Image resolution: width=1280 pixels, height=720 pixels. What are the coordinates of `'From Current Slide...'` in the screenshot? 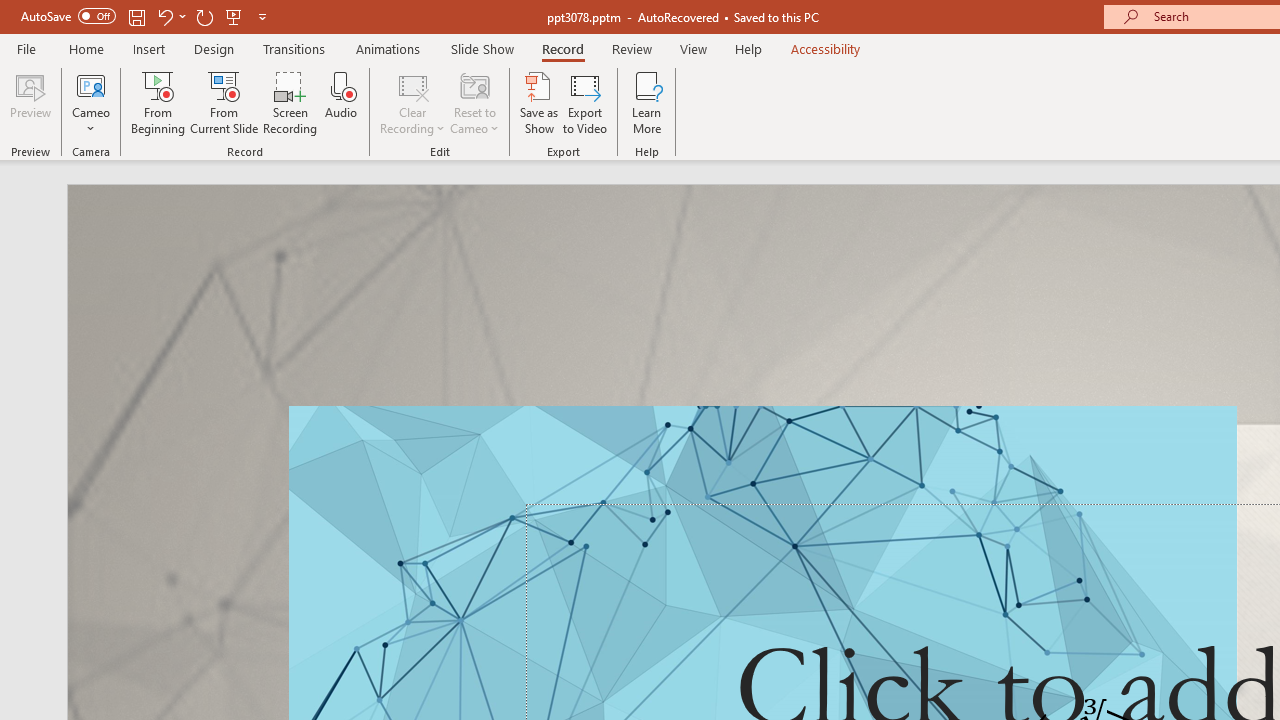 It's located at (224, 103).